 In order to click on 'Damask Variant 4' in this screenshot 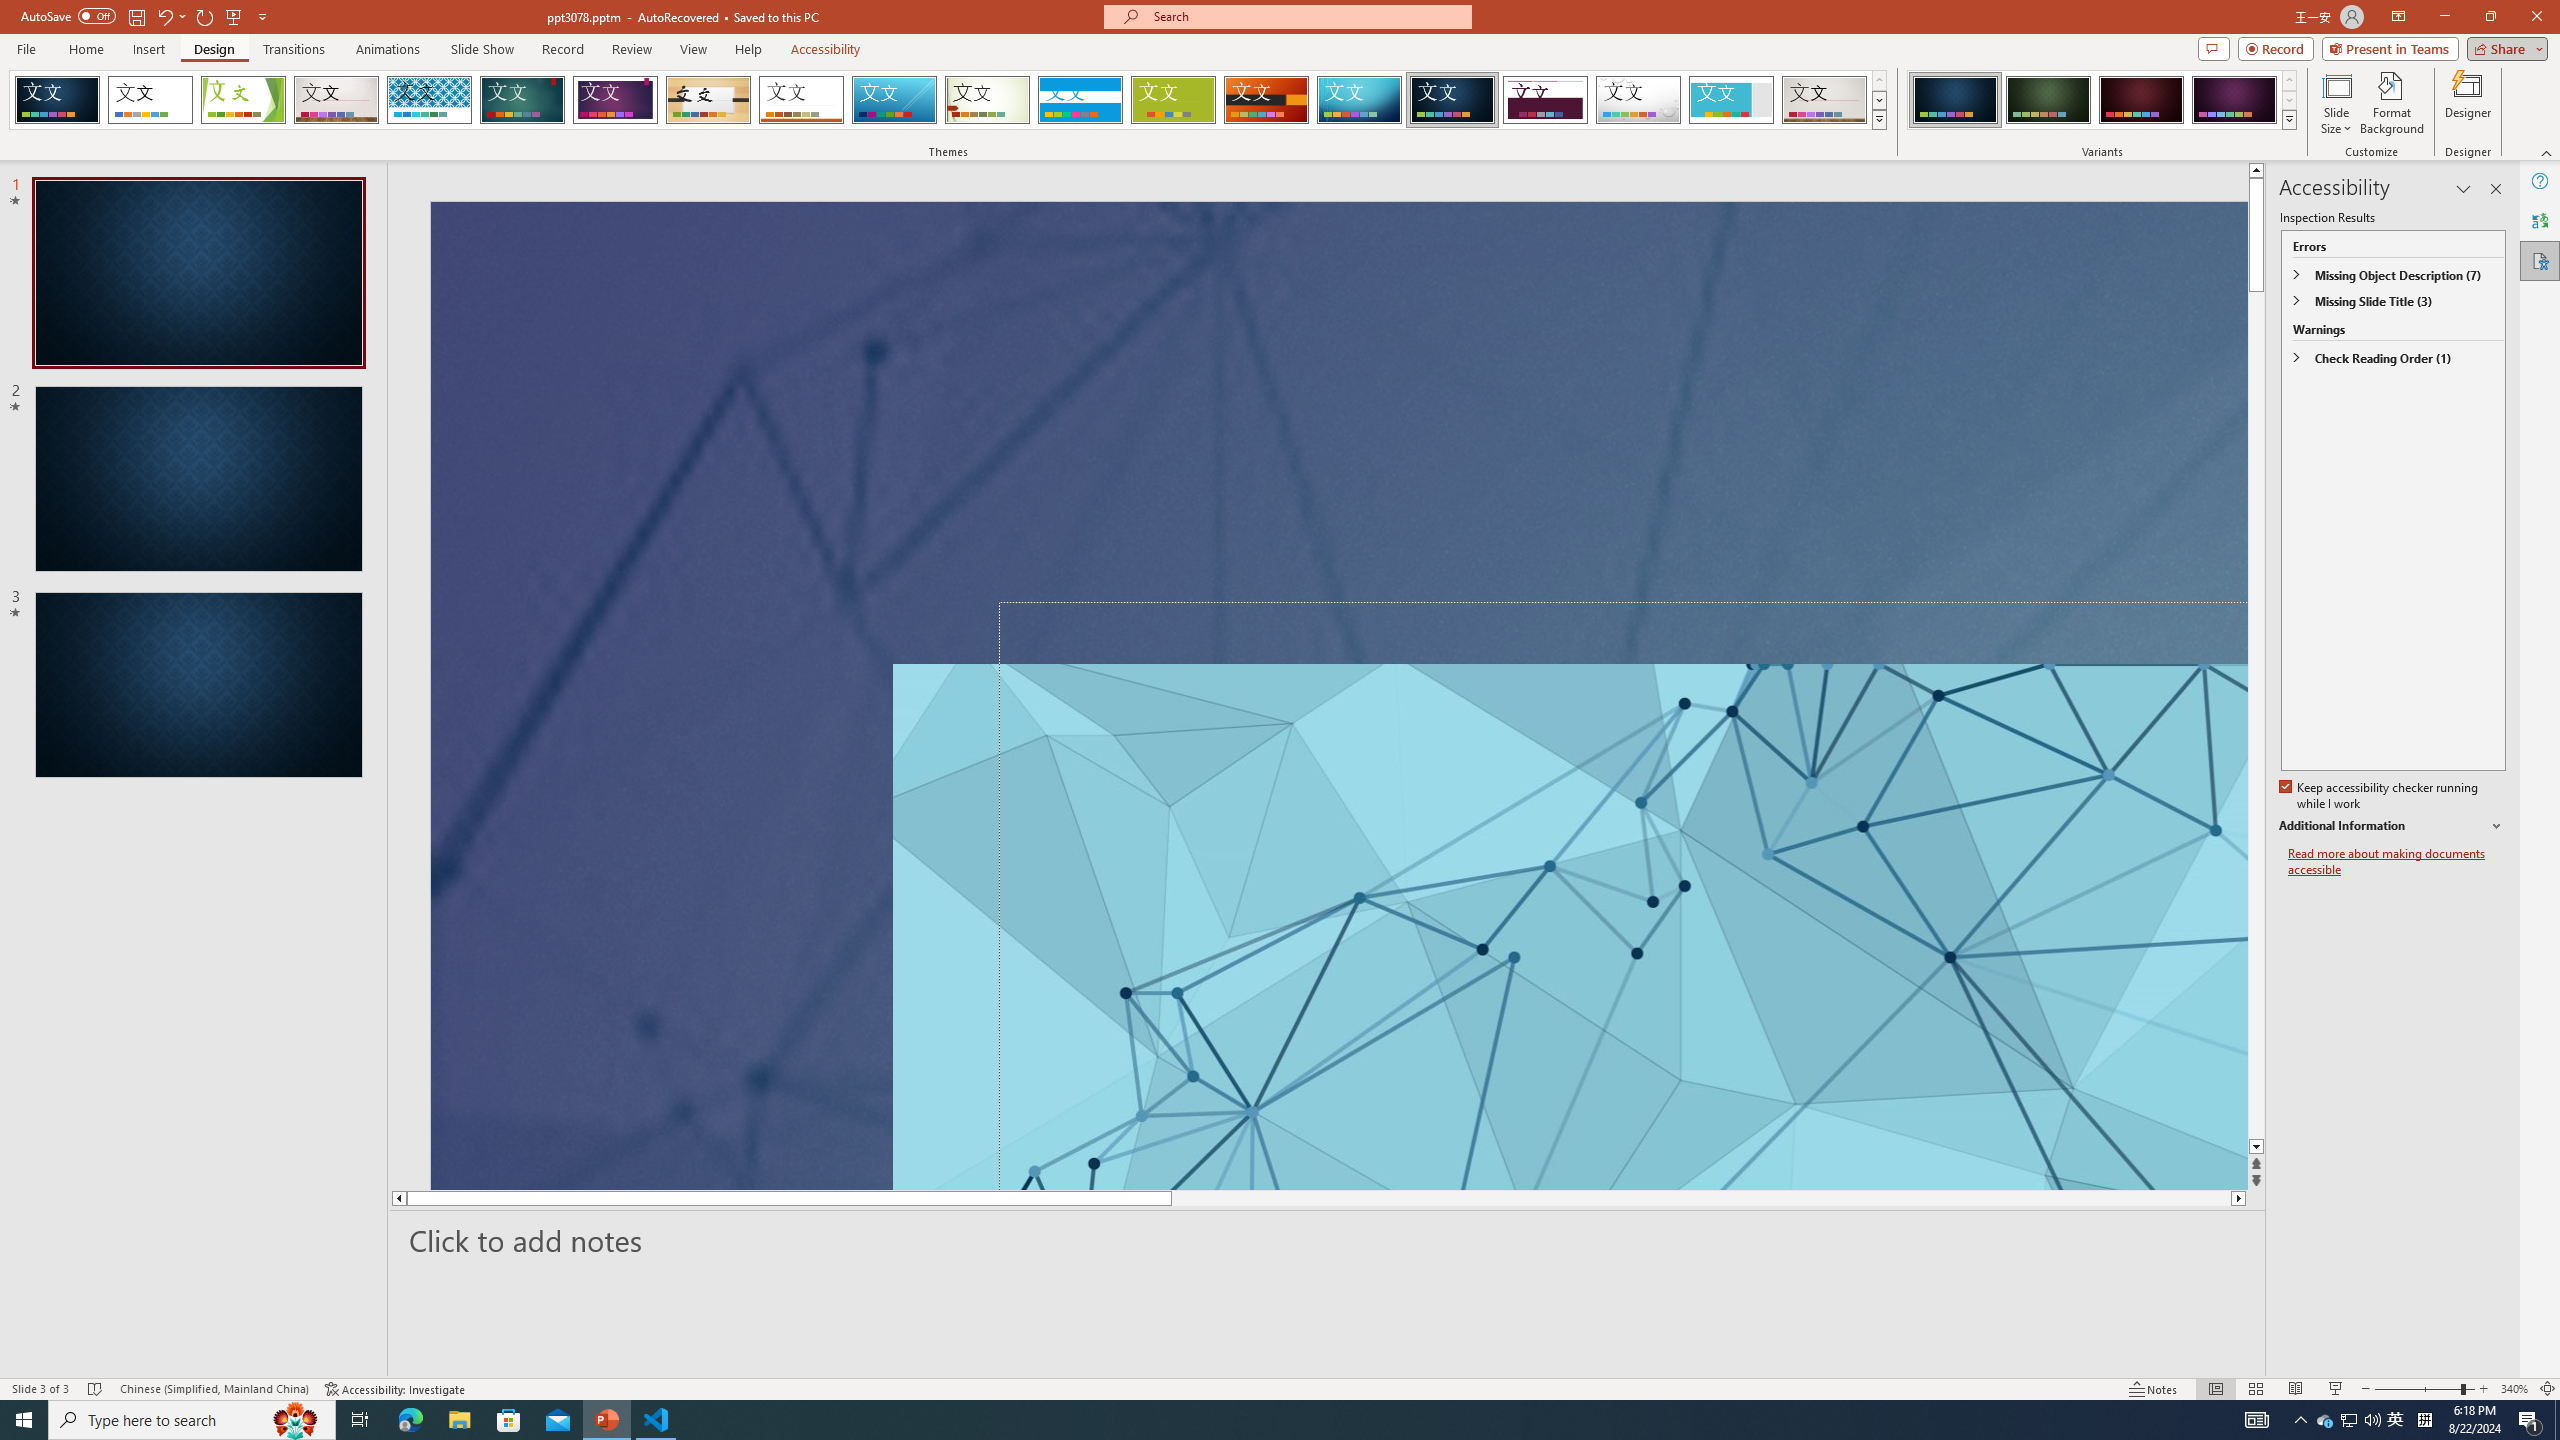, I will do `click(2233, 99)`.